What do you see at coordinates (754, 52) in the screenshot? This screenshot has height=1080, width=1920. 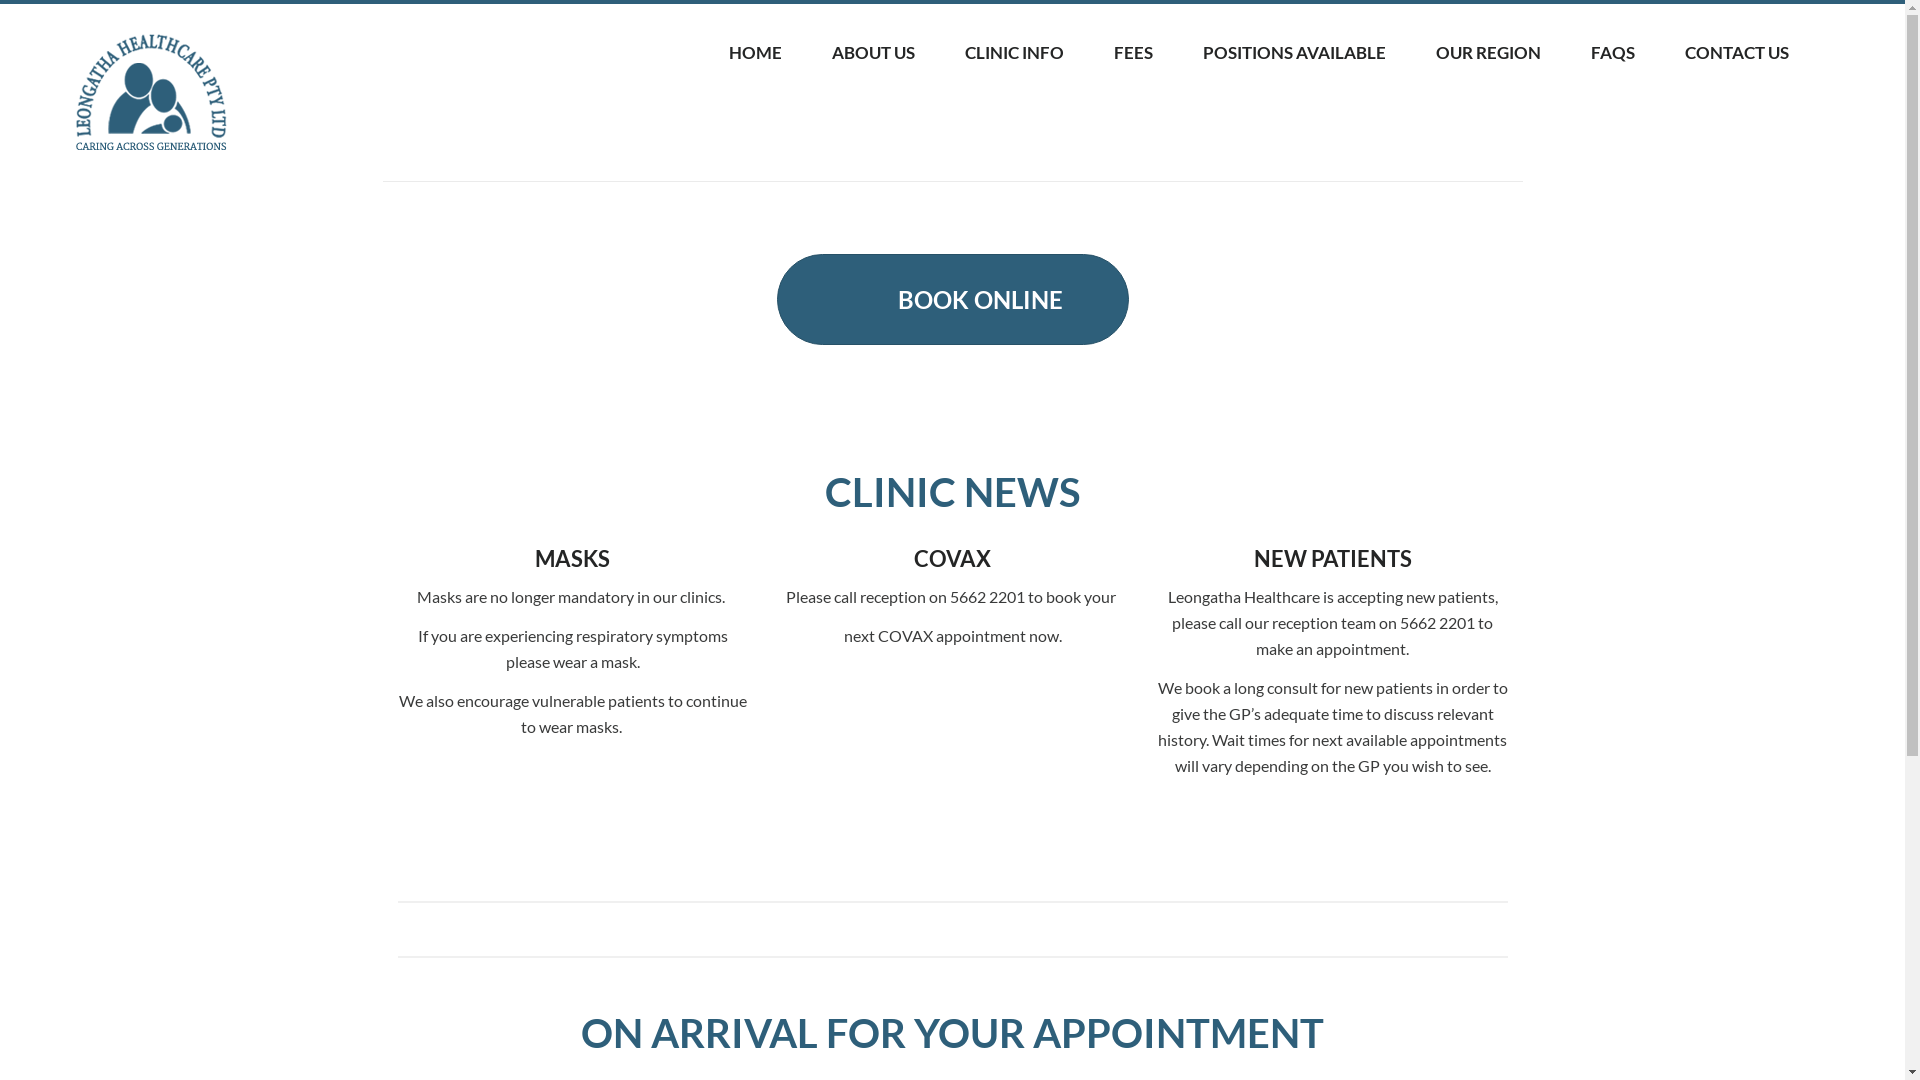 I see `'HOME'` at bounding box center [754, 52].